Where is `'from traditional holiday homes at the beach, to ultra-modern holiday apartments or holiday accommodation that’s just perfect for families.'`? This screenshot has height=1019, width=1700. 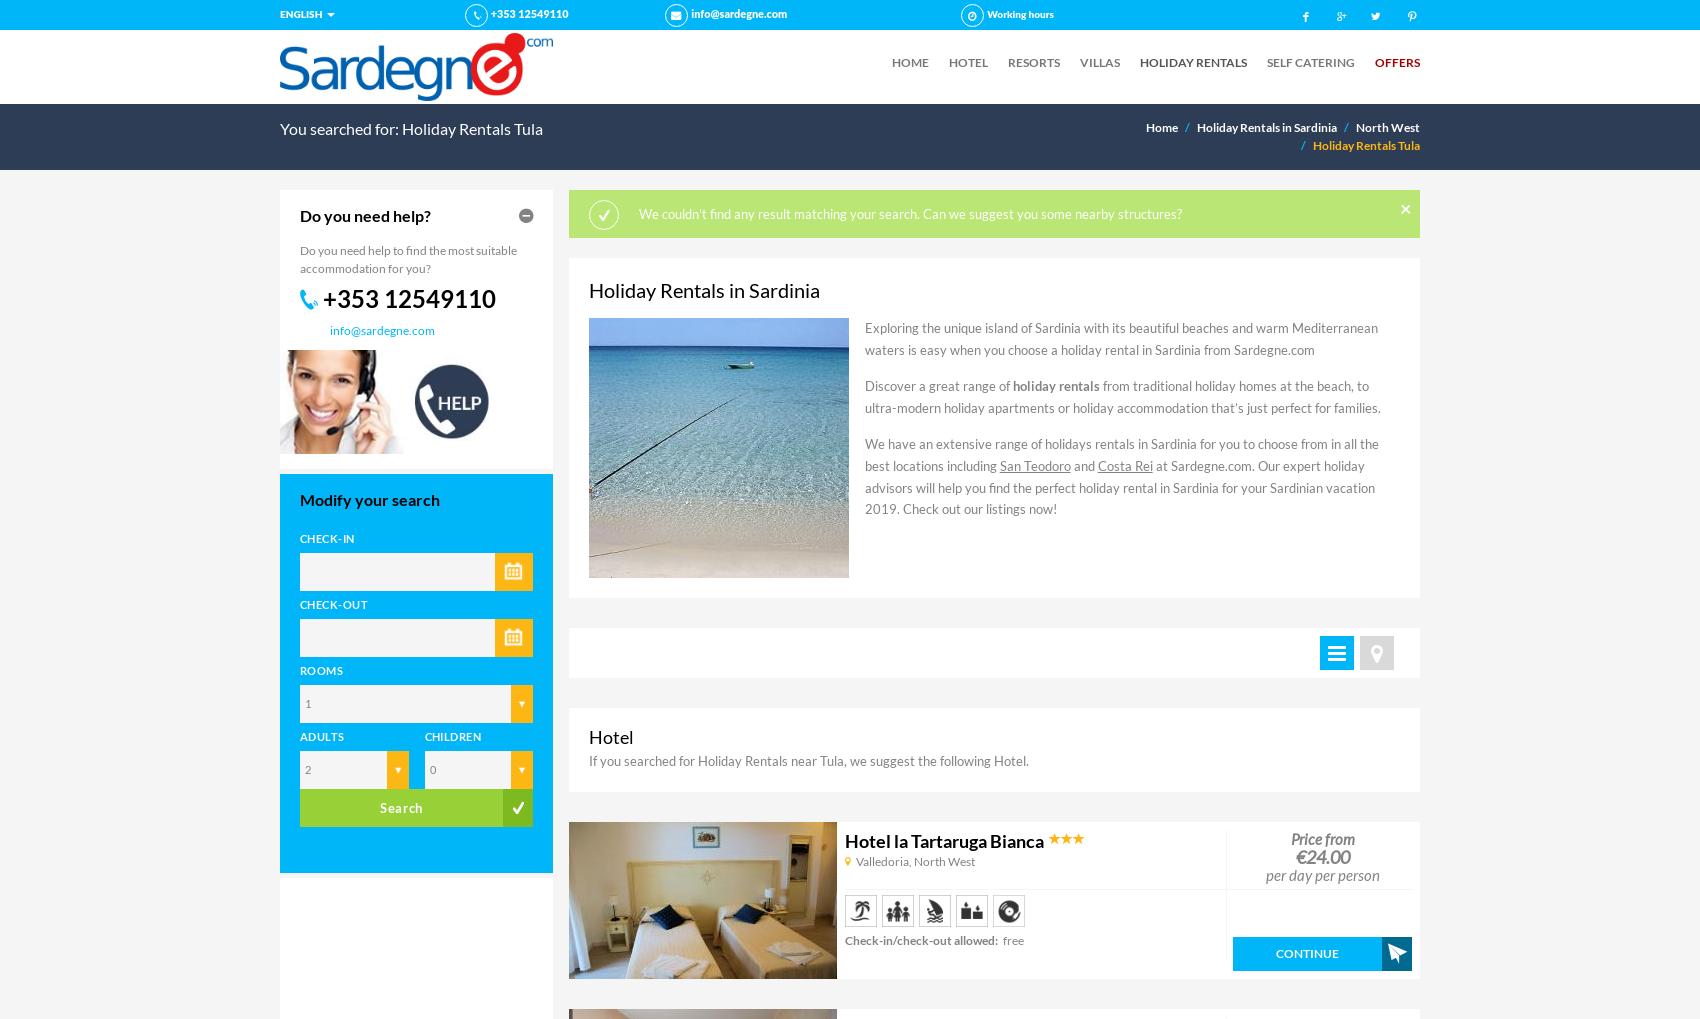 'from traditional holiday homes at the beach, to ultra-modern holiday apartments or holiday accommodation that’s just perfect for families.' is located at coordinates (1122, 395).